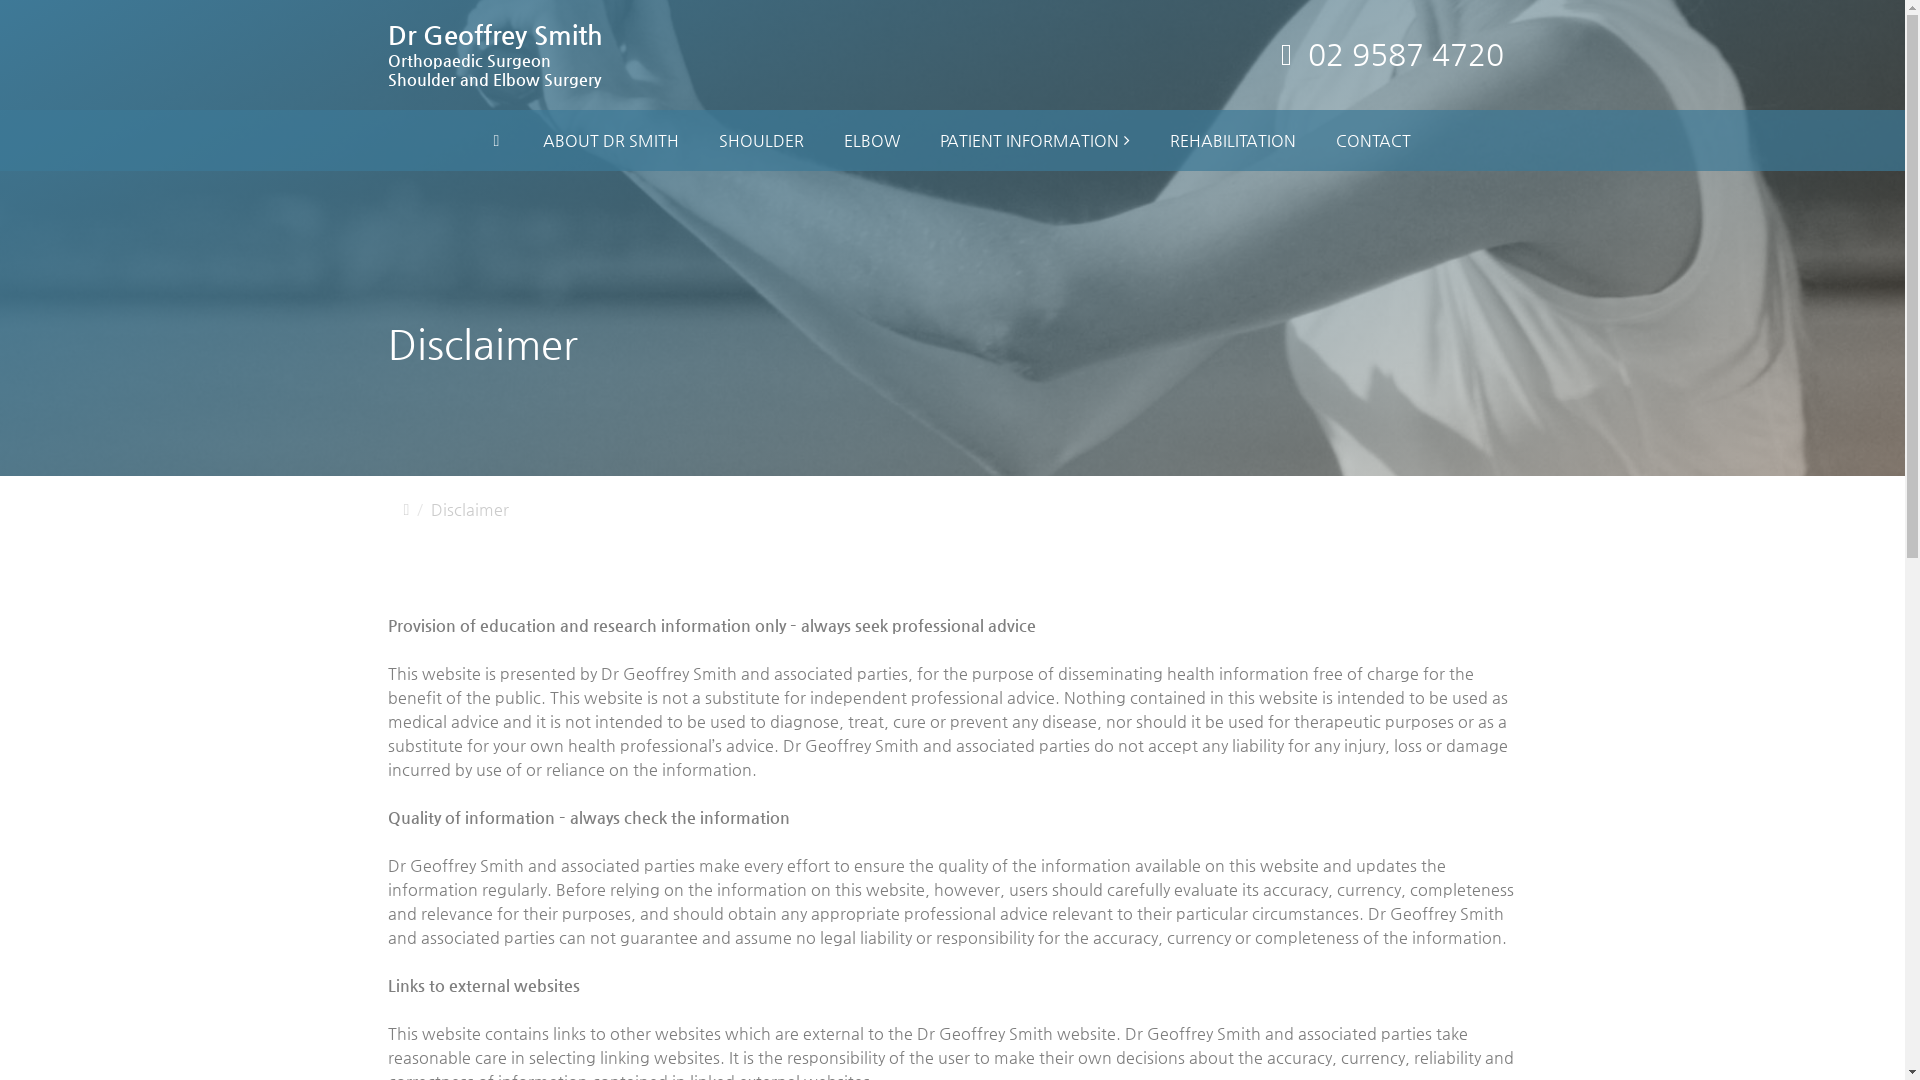 The height and width of the screenshot is (1080, 1920). What do you see at coordinates (1232, 140) in the screenshot?
I see `'REHABILITATION'` at bounding box center [1232, 140].